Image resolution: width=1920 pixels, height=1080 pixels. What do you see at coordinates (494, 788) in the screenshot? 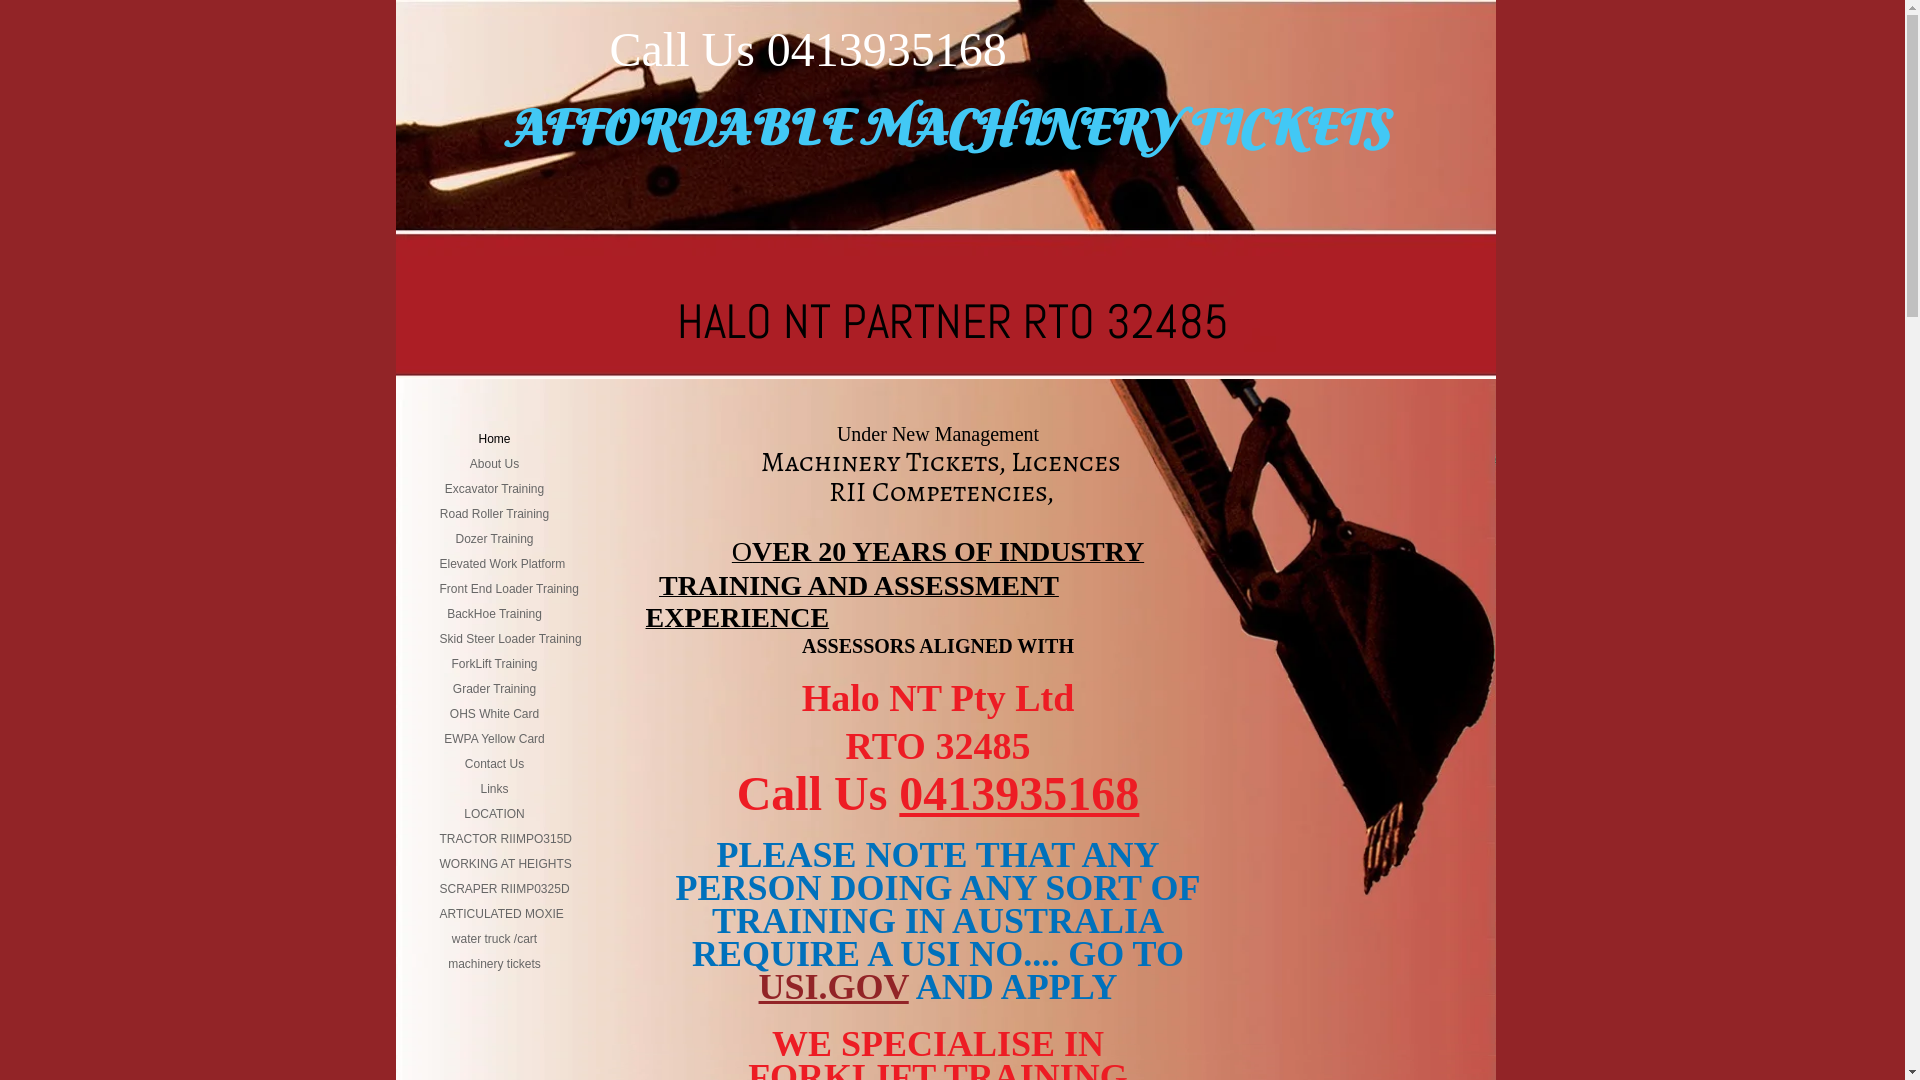
I see `'Links'` at bounding box center [494, 788].